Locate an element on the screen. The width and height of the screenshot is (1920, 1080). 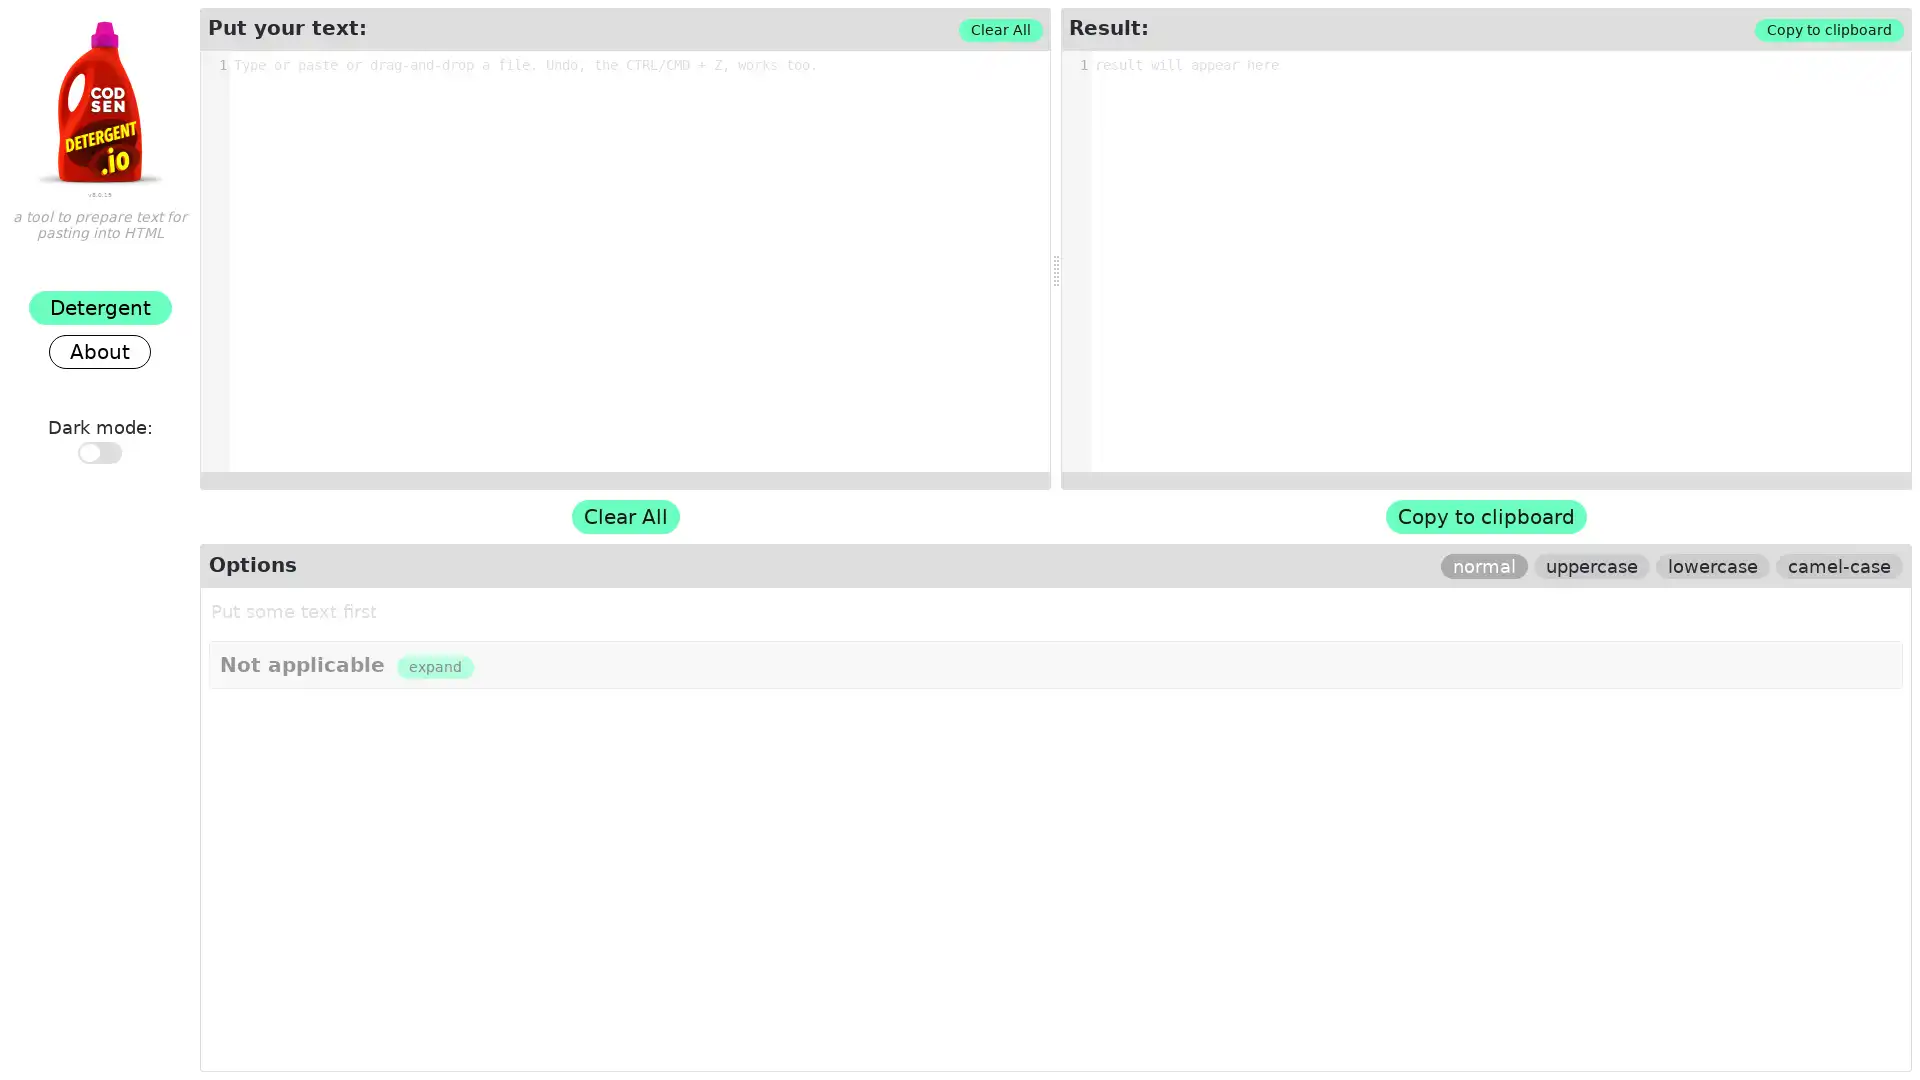
Copy to clipboard is located at coordinates (1486, 515).